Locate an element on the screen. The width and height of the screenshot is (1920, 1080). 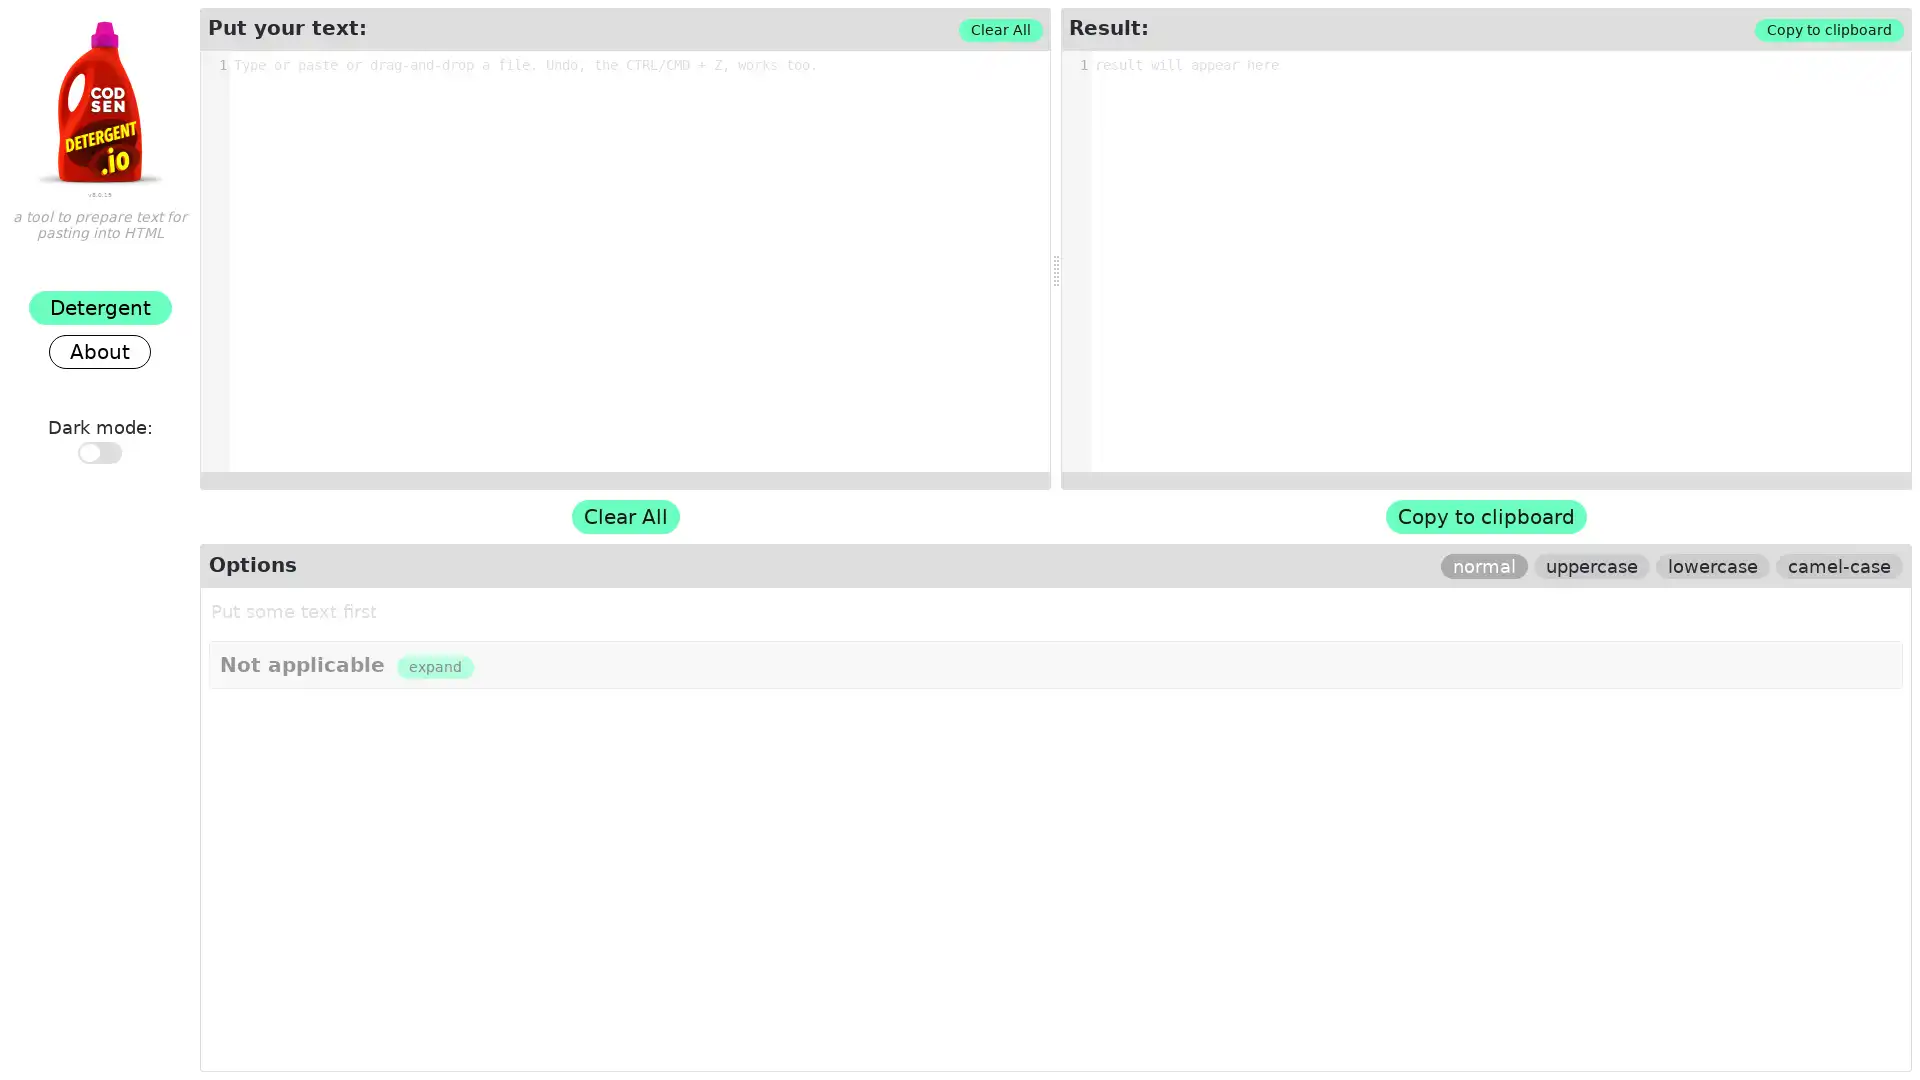
Copy to clipboard is located at coordinates (1486, 515).